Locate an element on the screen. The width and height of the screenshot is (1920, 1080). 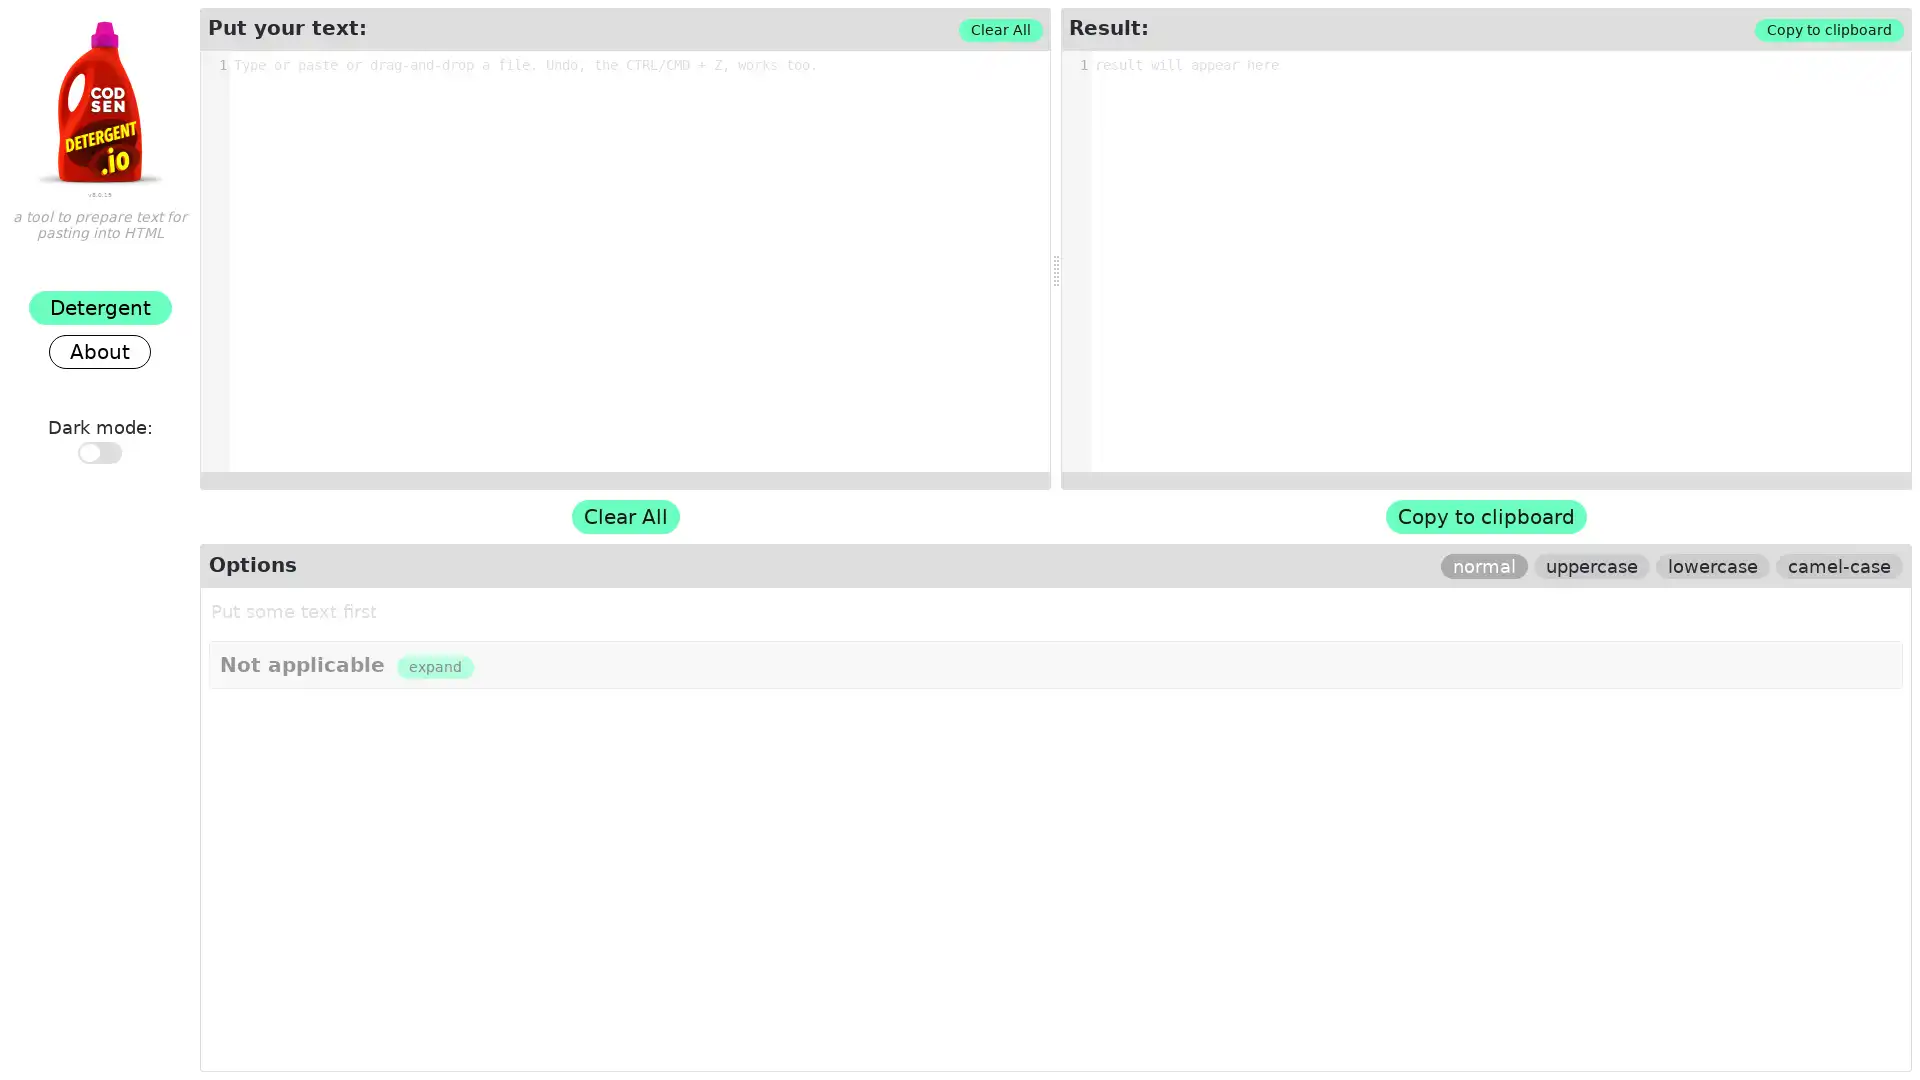
Copy to clipboard is located at coordinates (1486, 515).